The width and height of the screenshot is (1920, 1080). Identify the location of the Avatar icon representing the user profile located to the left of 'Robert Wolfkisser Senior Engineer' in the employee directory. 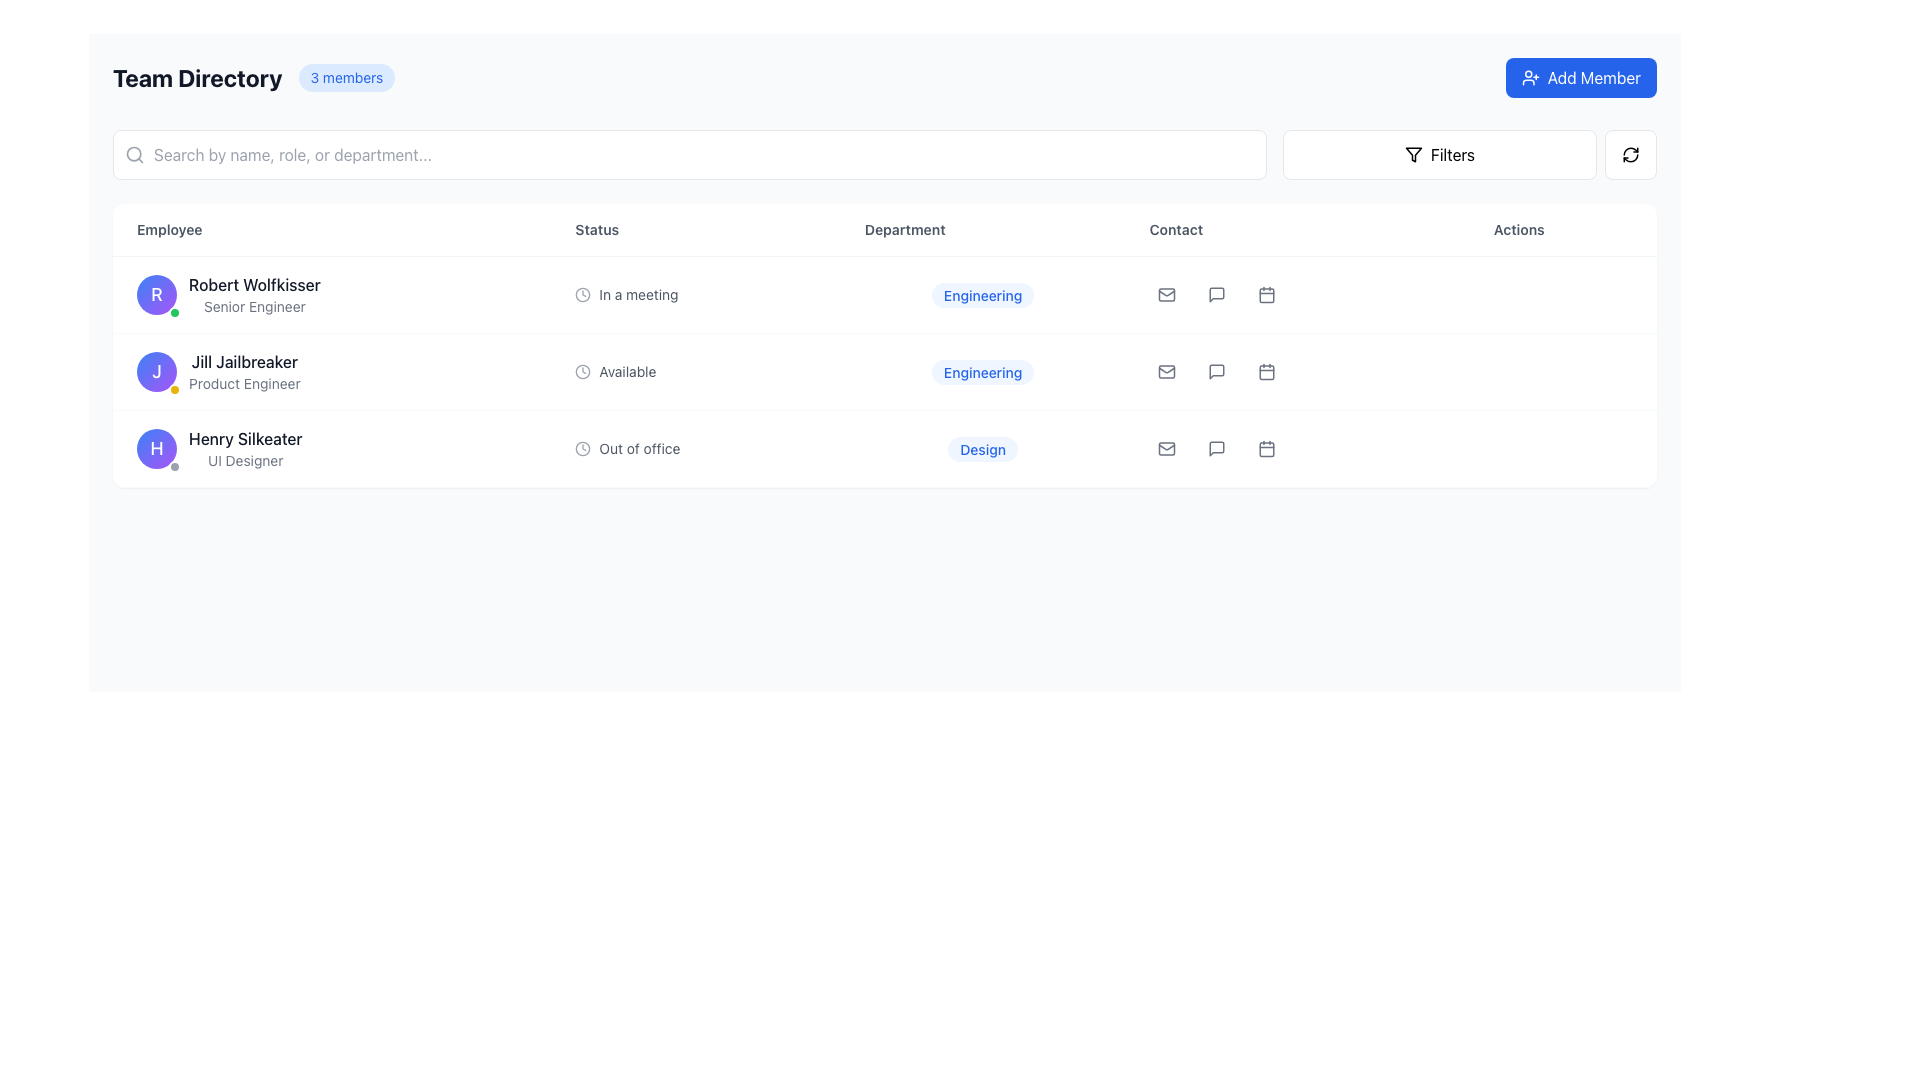
(156, 294).